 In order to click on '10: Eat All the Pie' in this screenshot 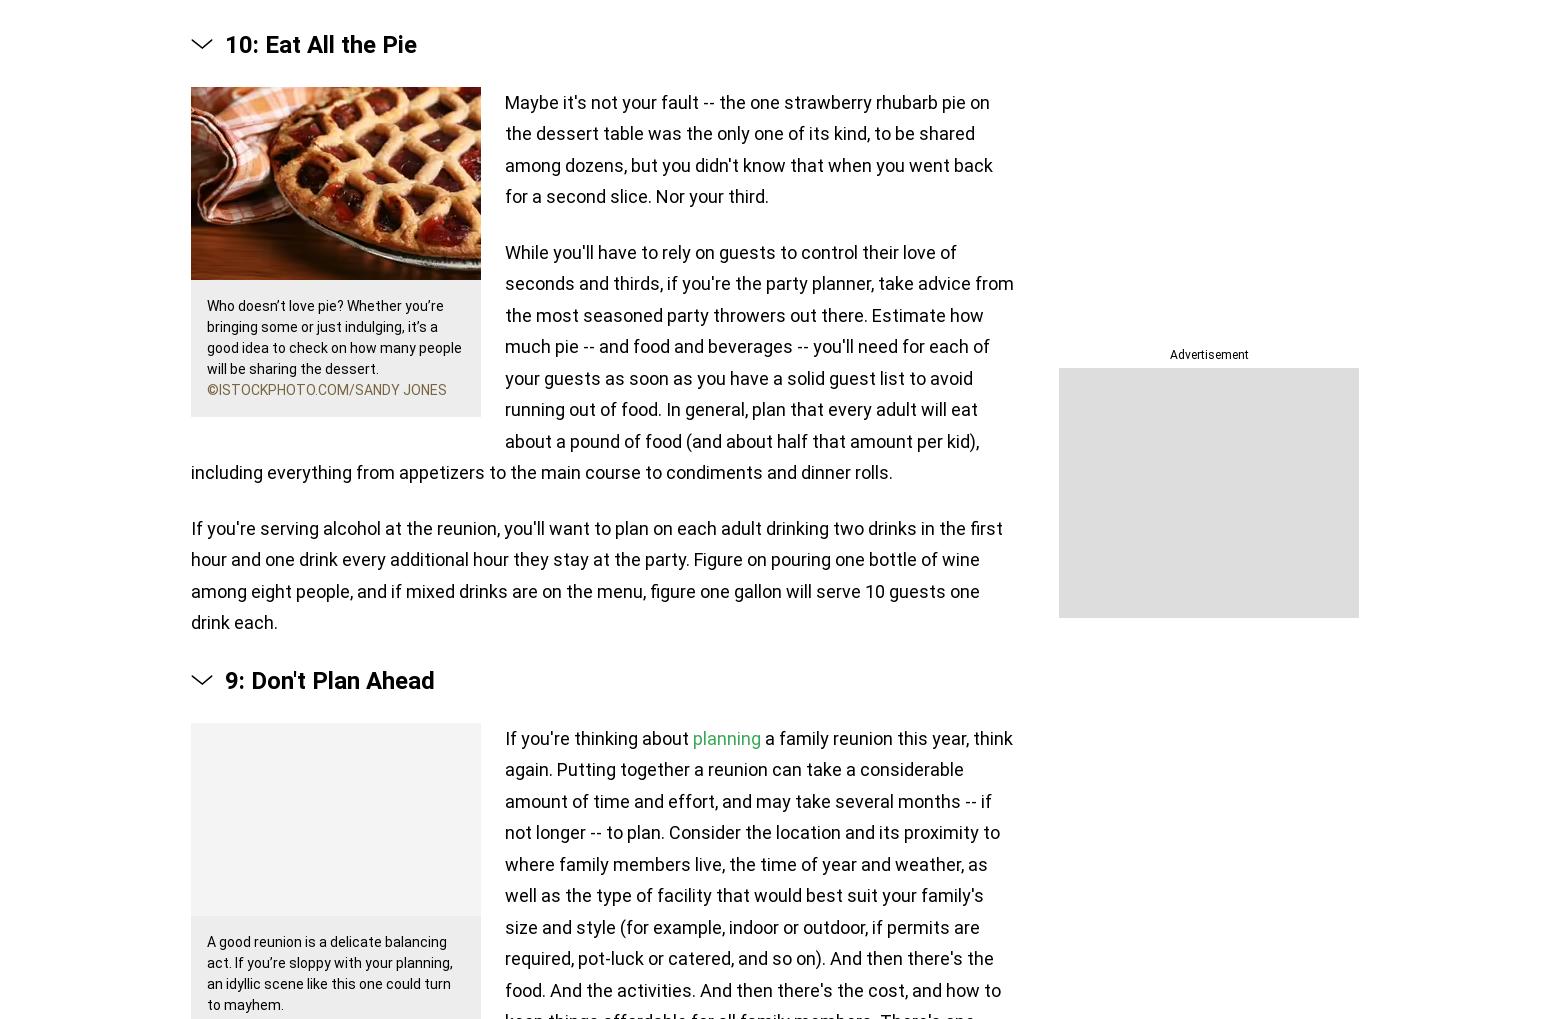, I will do `click(320, 43)`.